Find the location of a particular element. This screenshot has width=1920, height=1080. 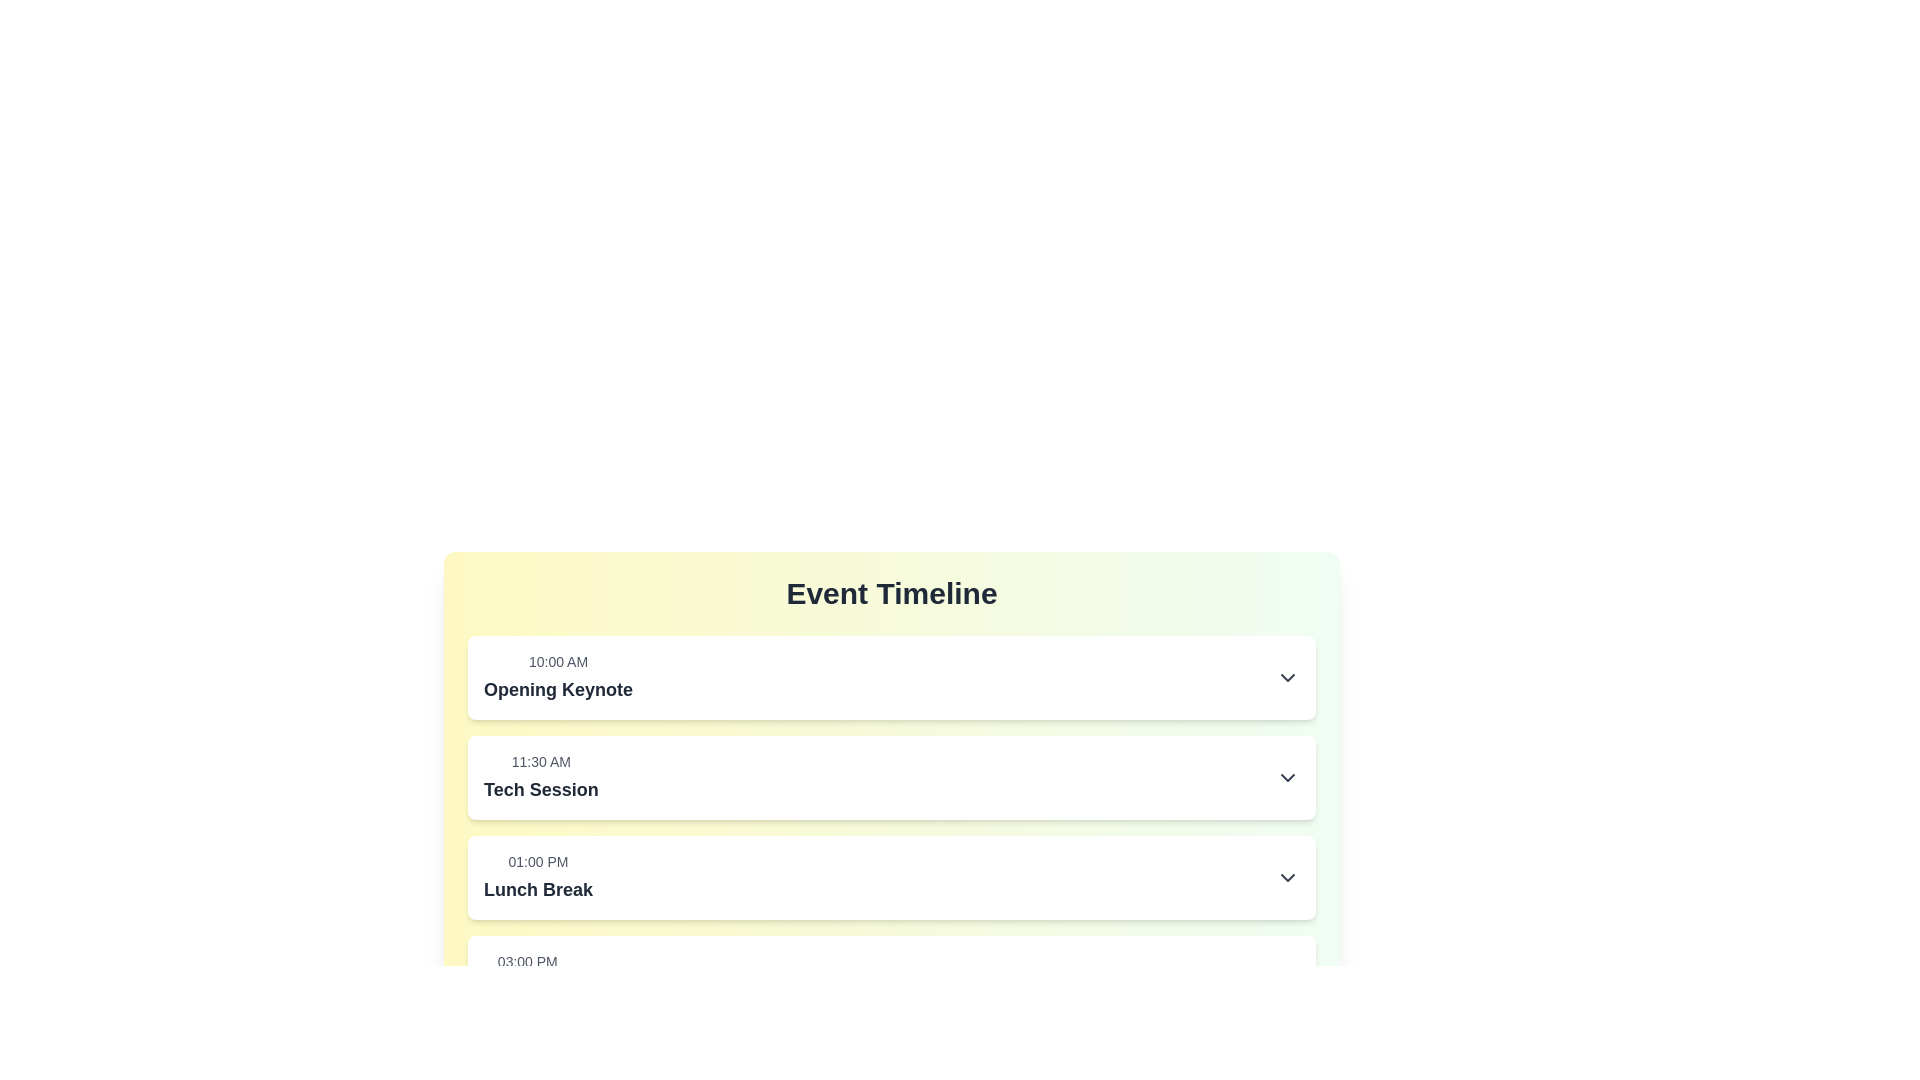

the text label displaying '03:00 PM', which is in a smaller, gray-colored font and aligned with similar elements above it in the 'Event Timeline' section is located at coordinates (527, 960).